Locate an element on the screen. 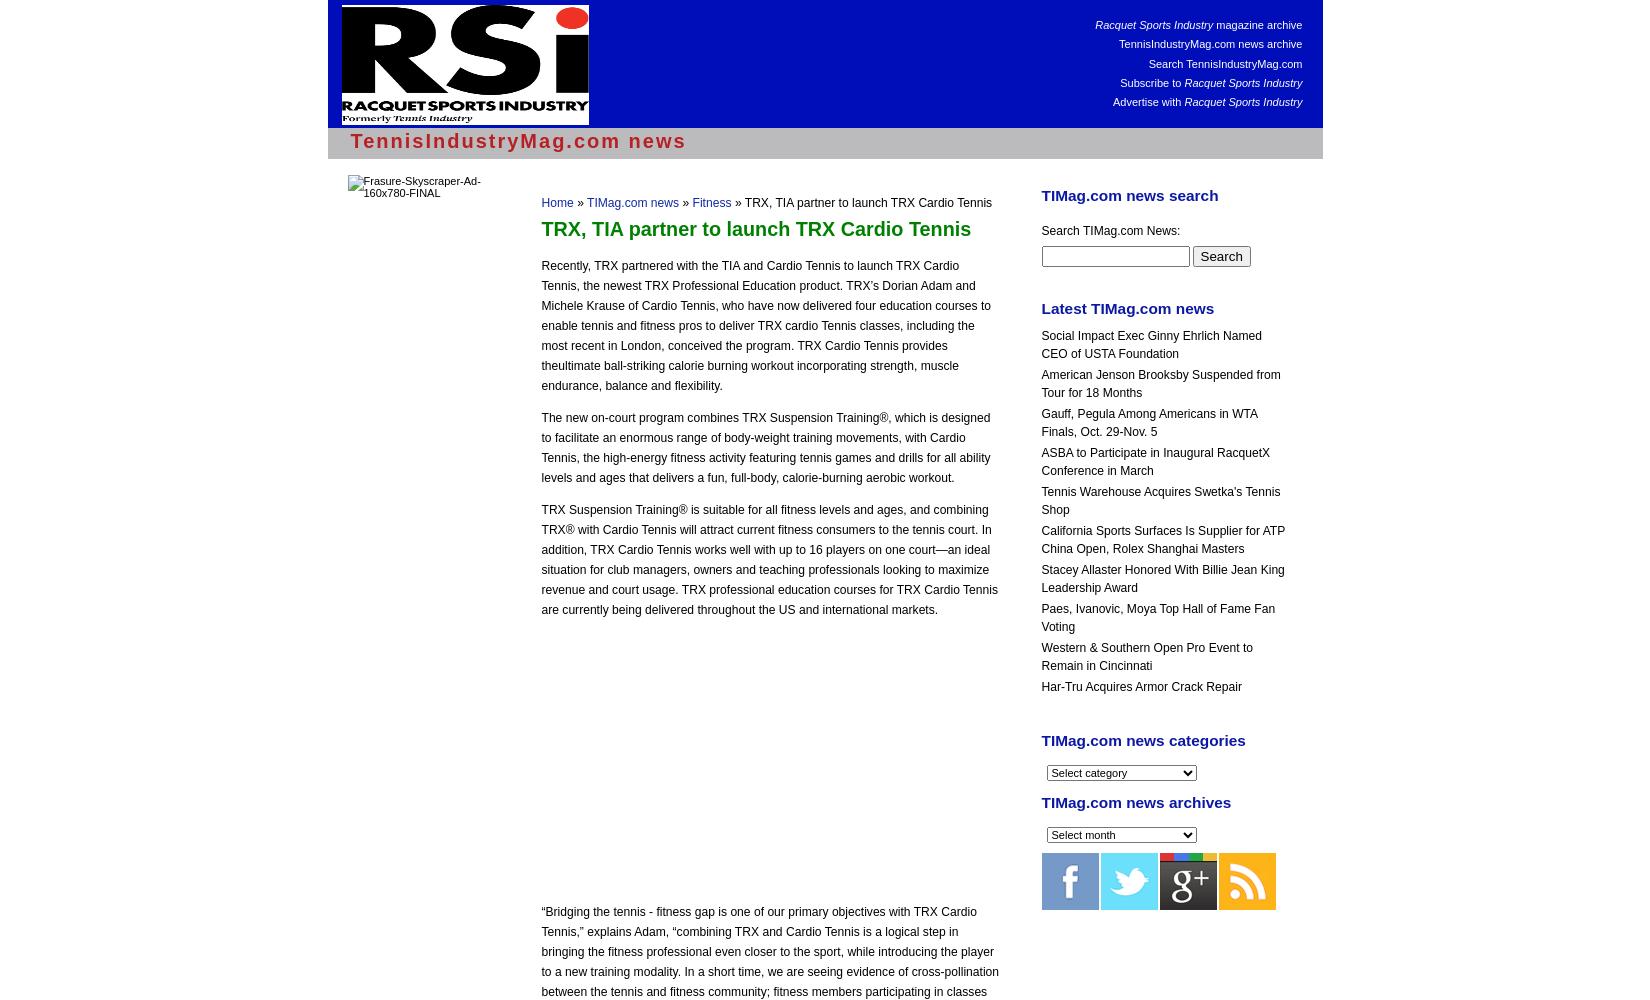 The image size is (1650, 1000). 'Search TIMag.com News:' is located at coordinates (1110, 230).